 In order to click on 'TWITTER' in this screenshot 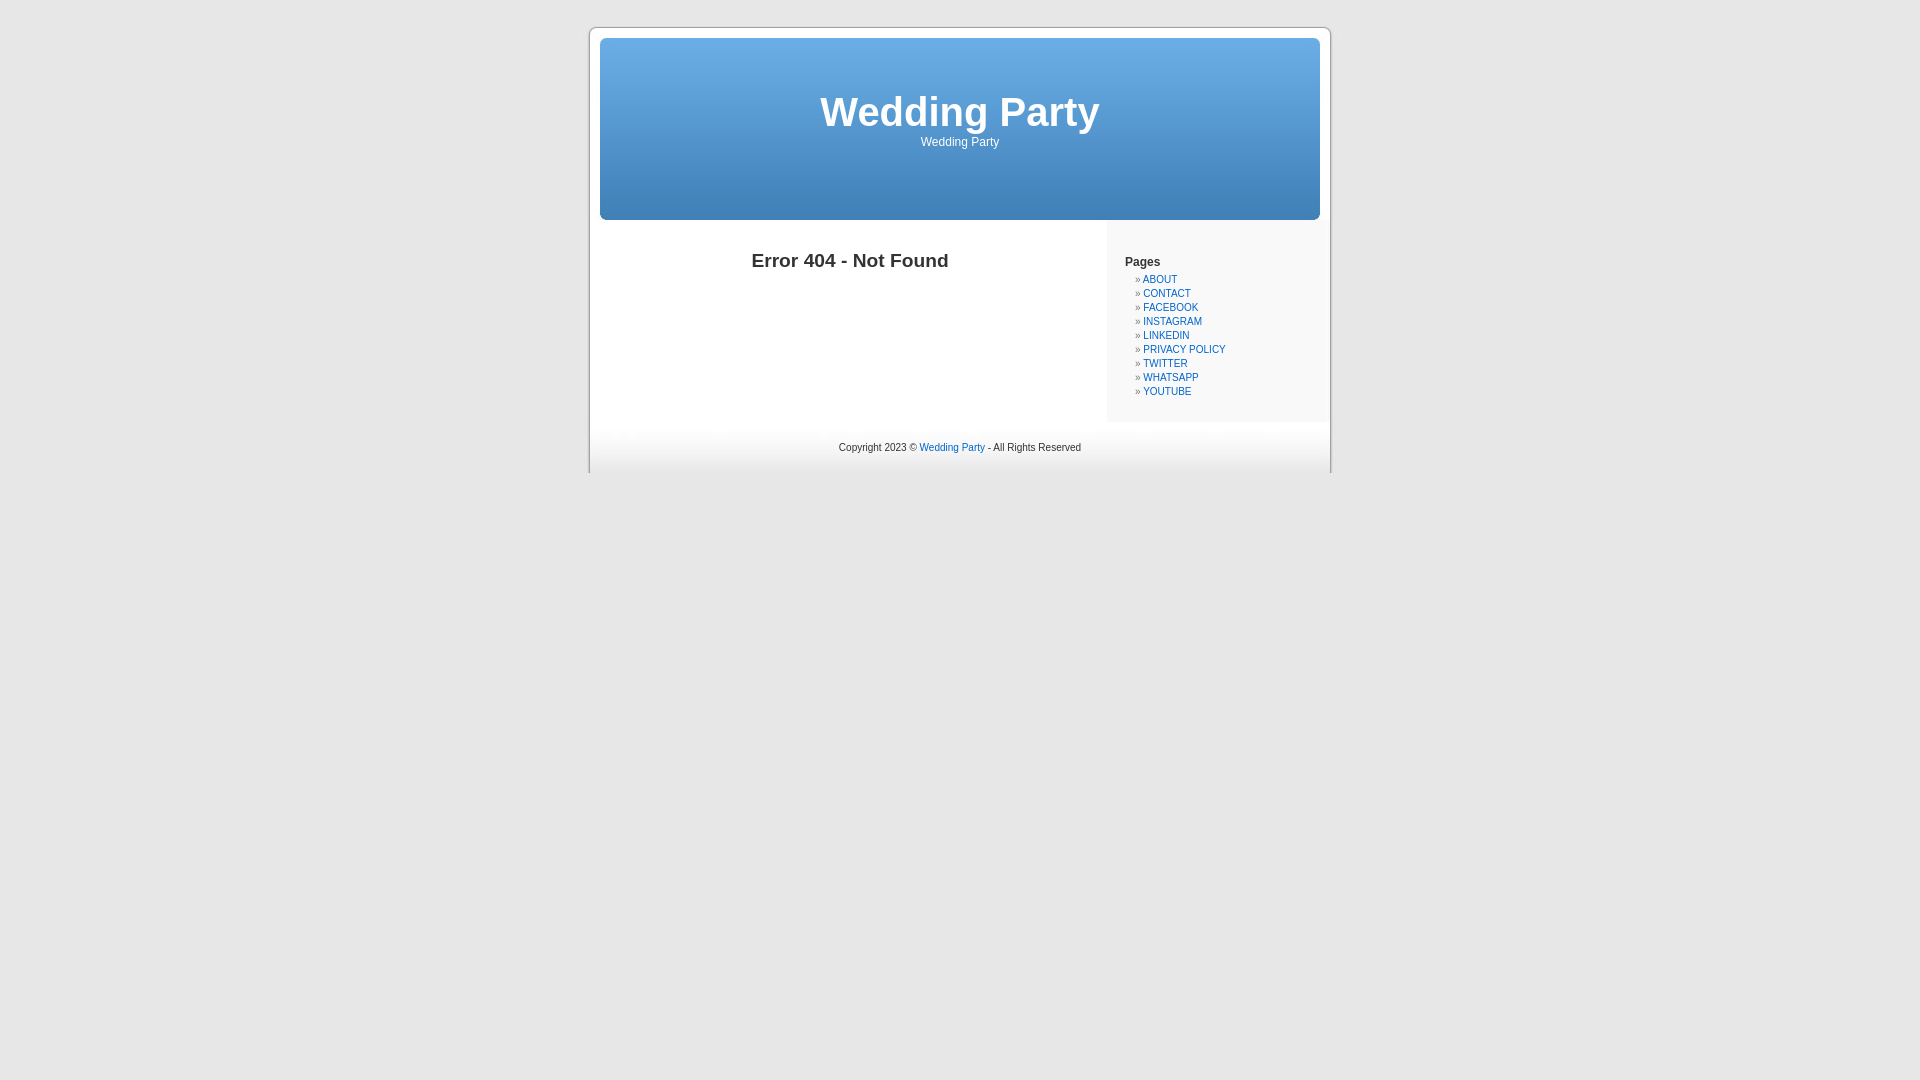, I will do `click(1142, 363)`.